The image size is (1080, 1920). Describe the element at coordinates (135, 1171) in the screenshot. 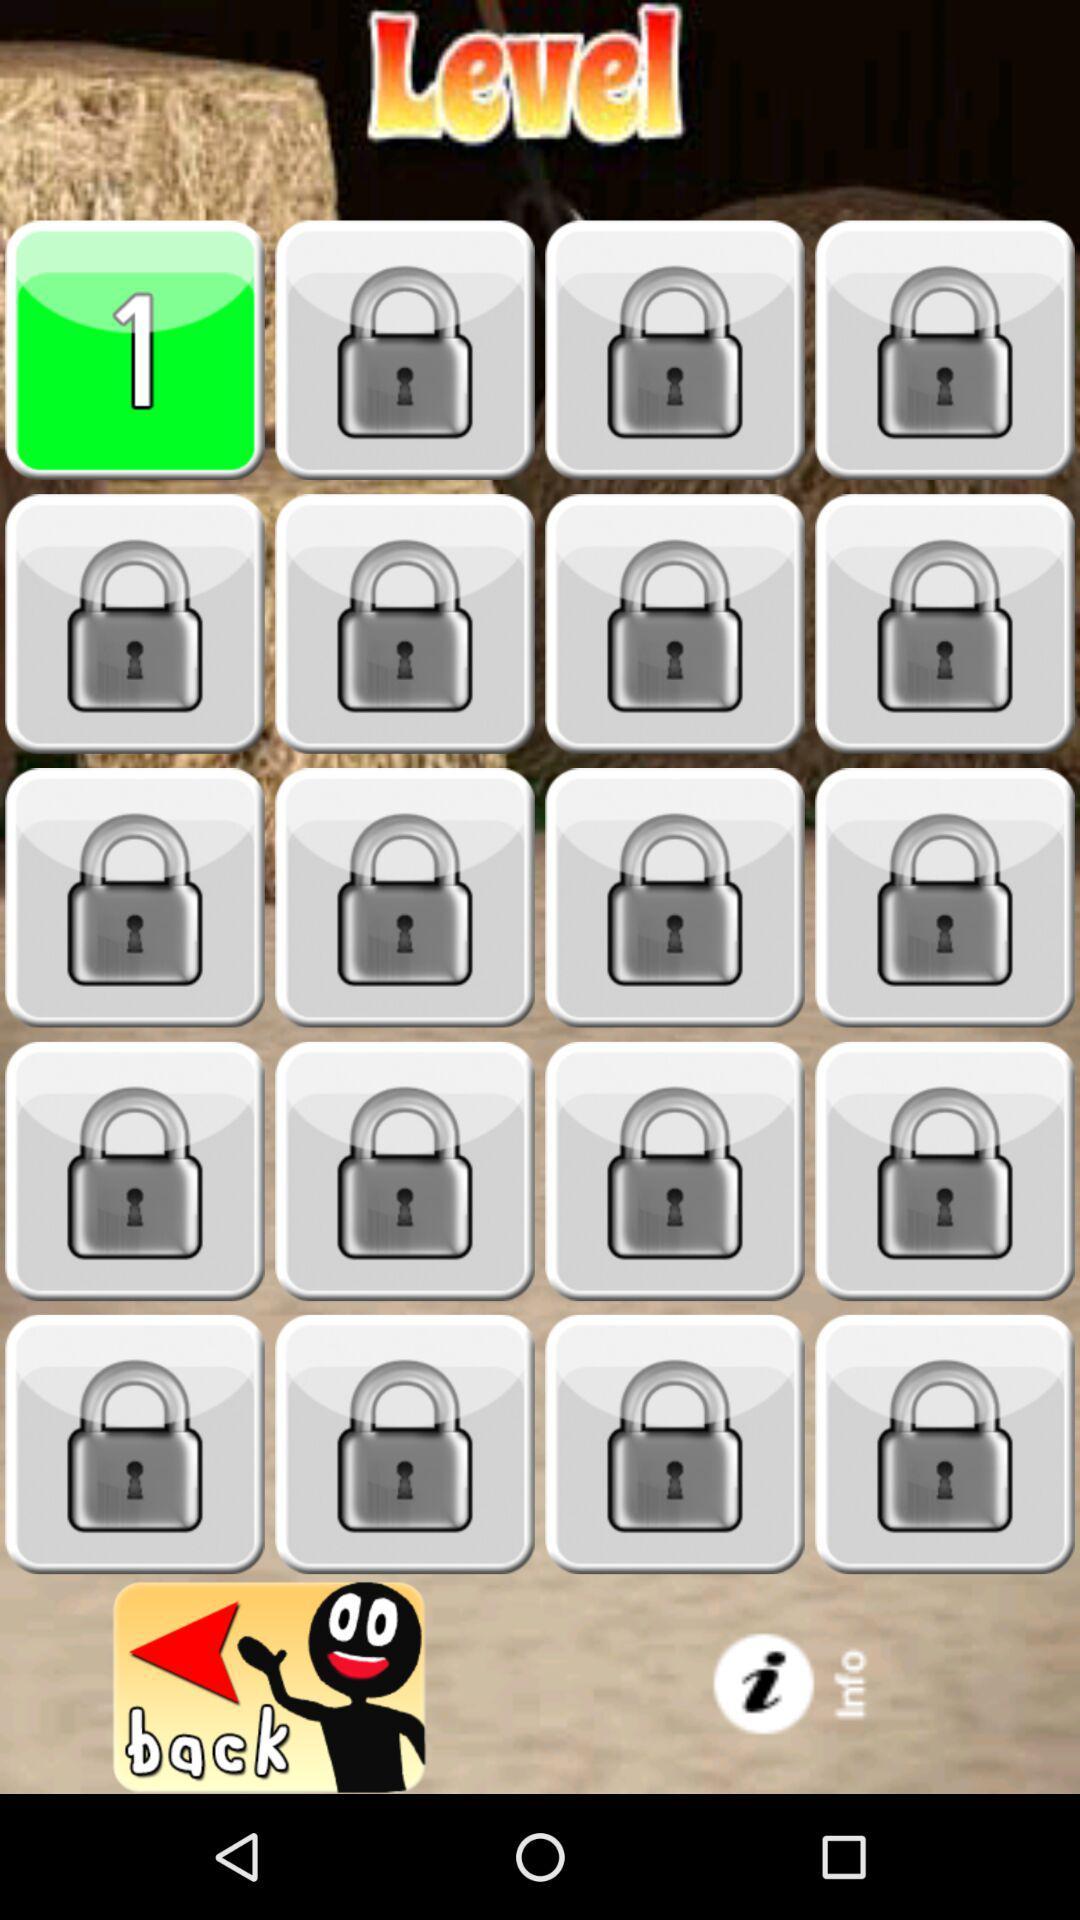

I see `locked level` at that location.